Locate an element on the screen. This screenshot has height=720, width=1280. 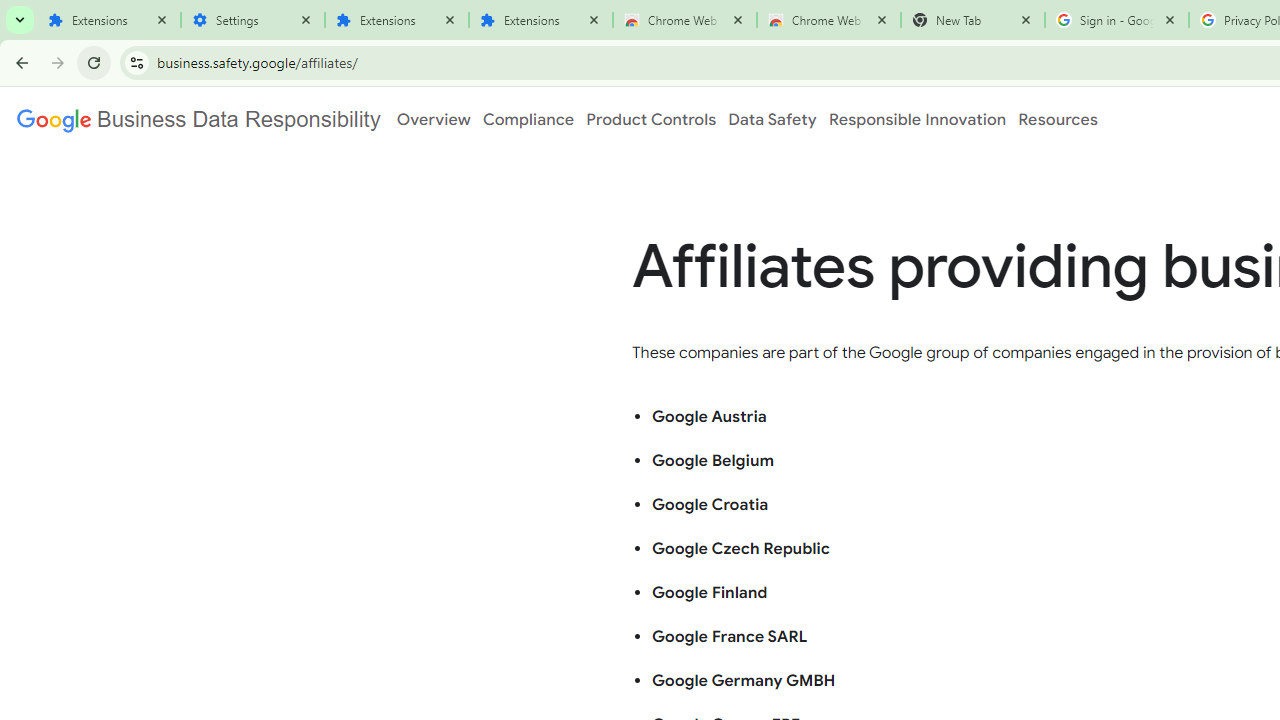
'Compliance' is located at coordinates (528, 119).